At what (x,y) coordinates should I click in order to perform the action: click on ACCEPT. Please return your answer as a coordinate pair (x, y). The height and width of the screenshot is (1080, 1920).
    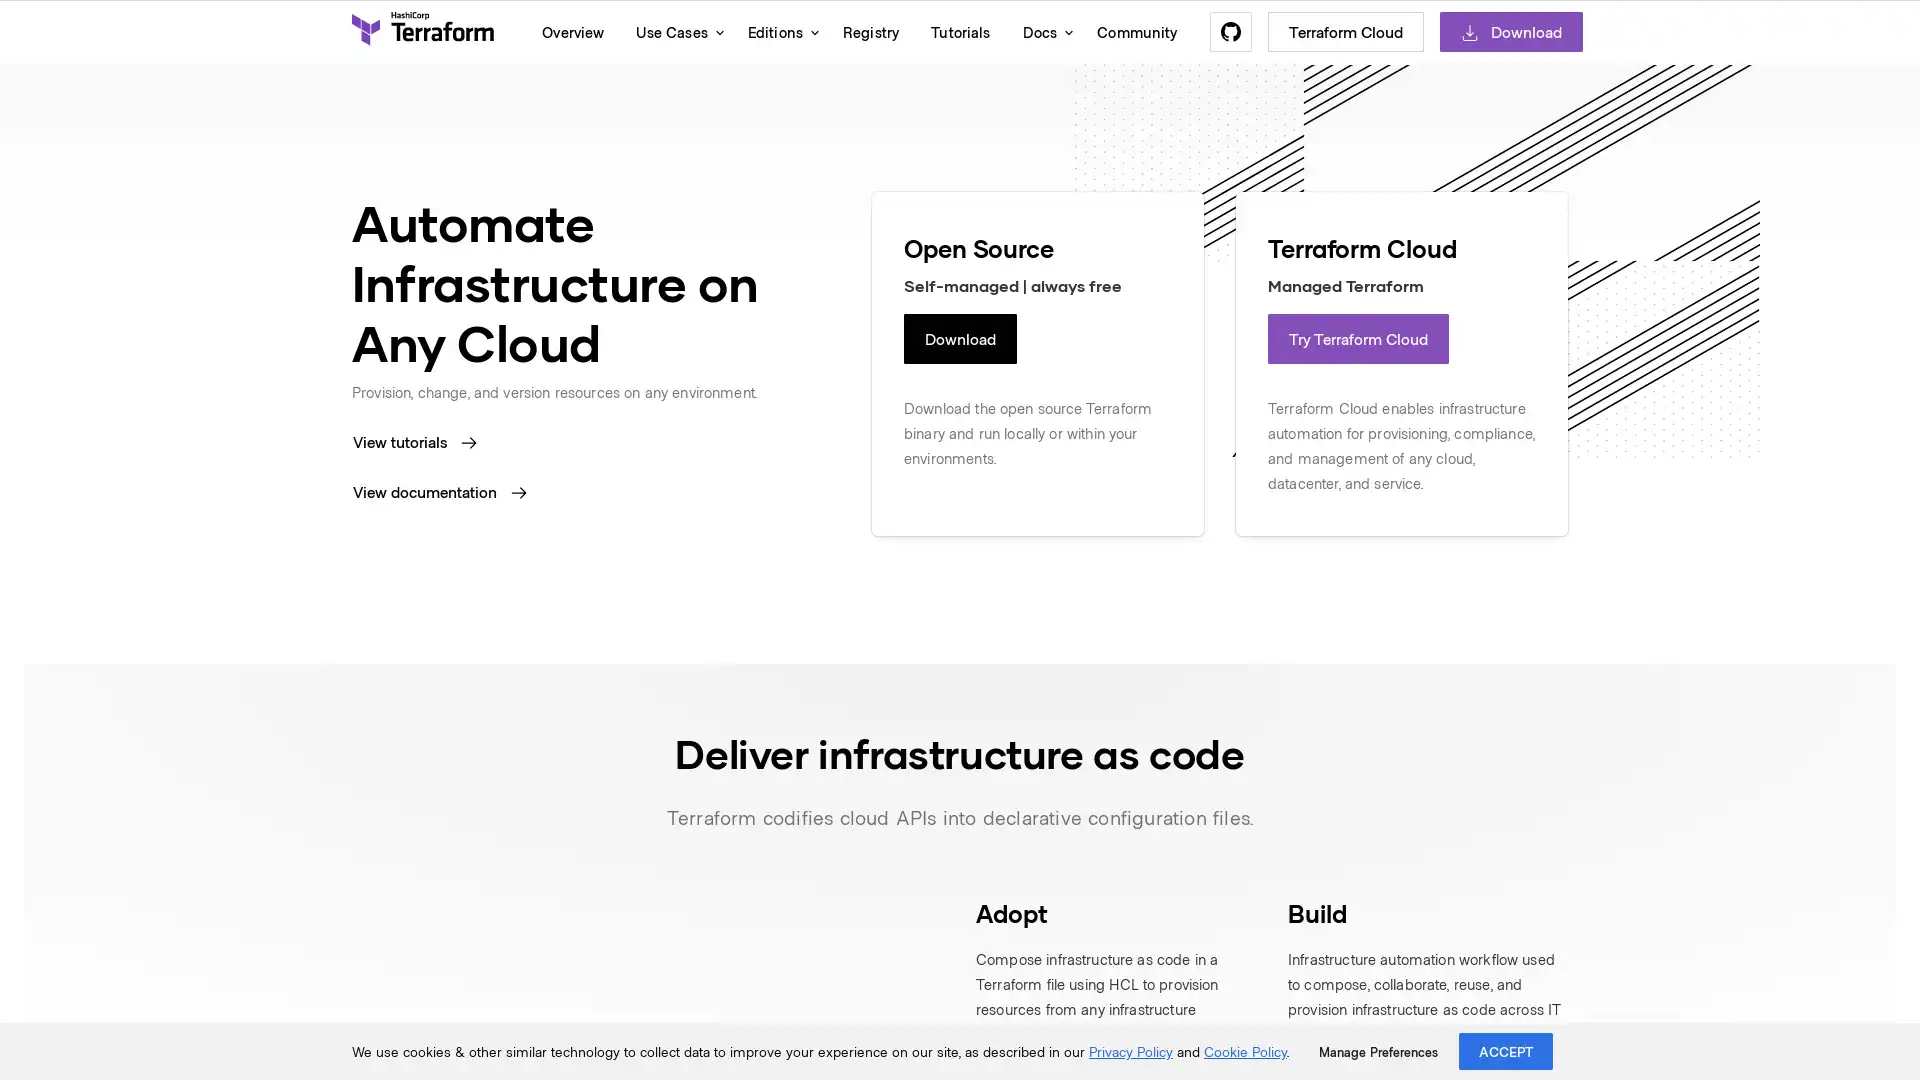
    Looking at the image, I should click on (1506, 1050).